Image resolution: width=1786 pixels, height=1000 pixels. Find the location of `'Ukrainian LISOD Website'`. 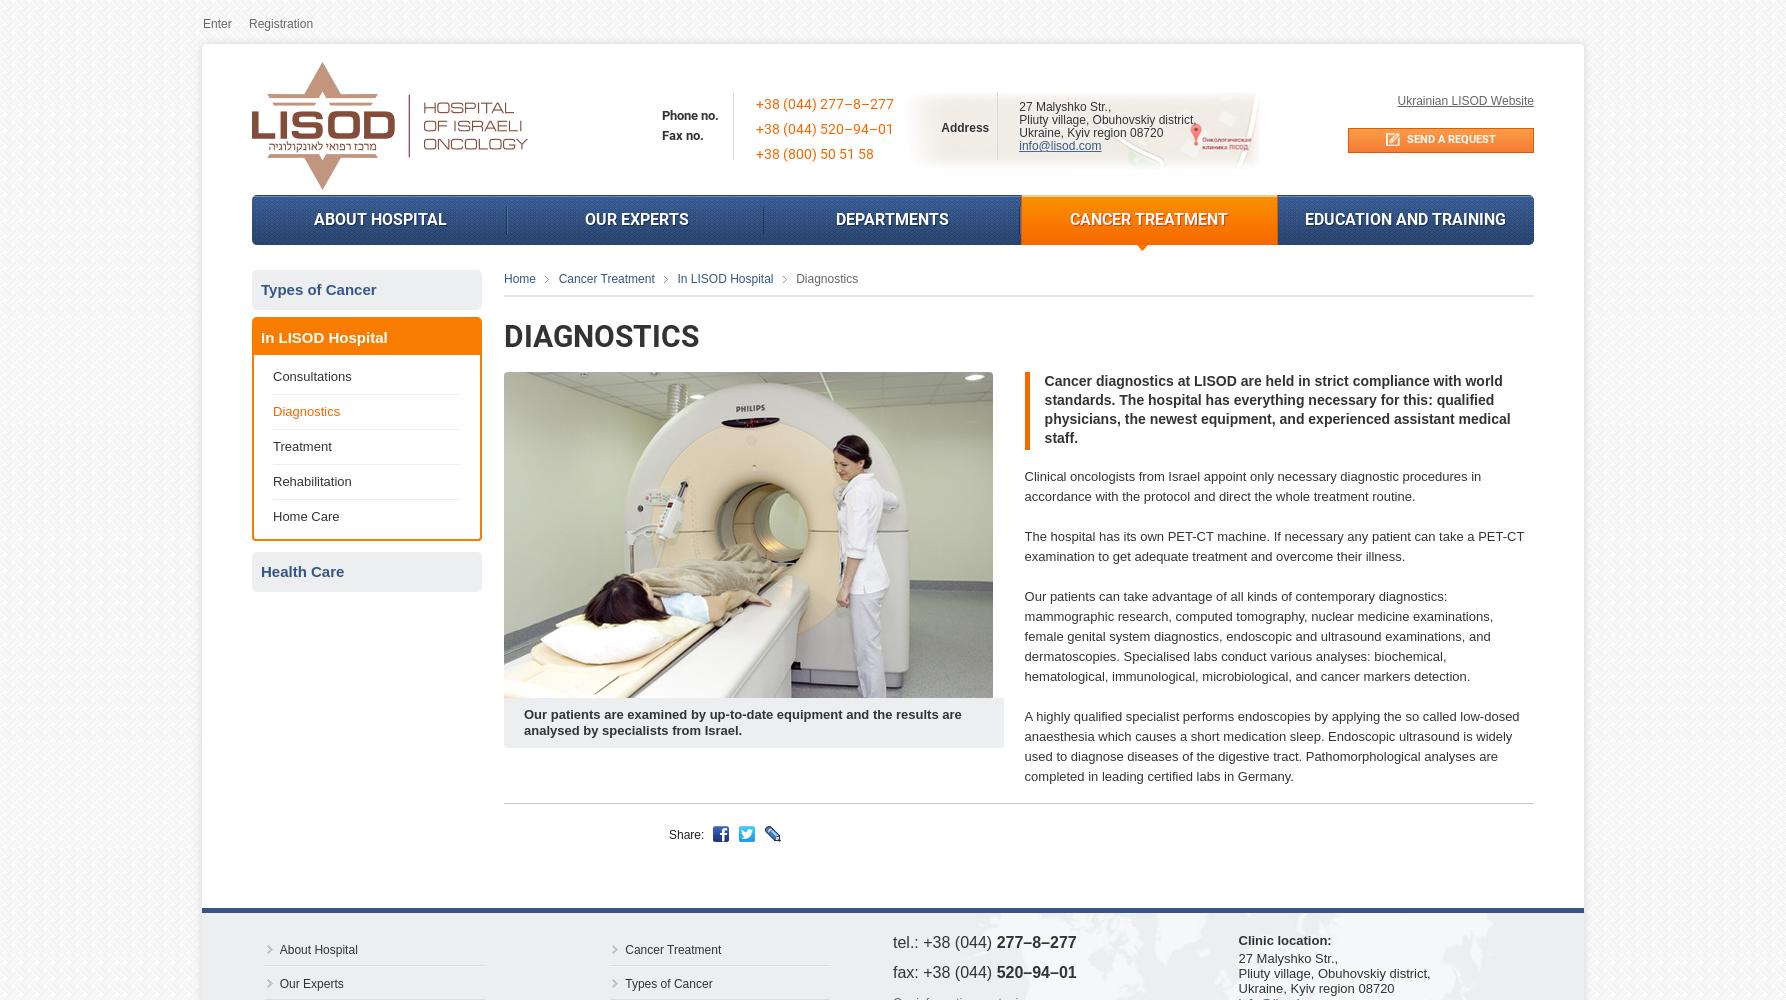

'Ukrainian LISOD Website' is located at coordinates (1464, 100).